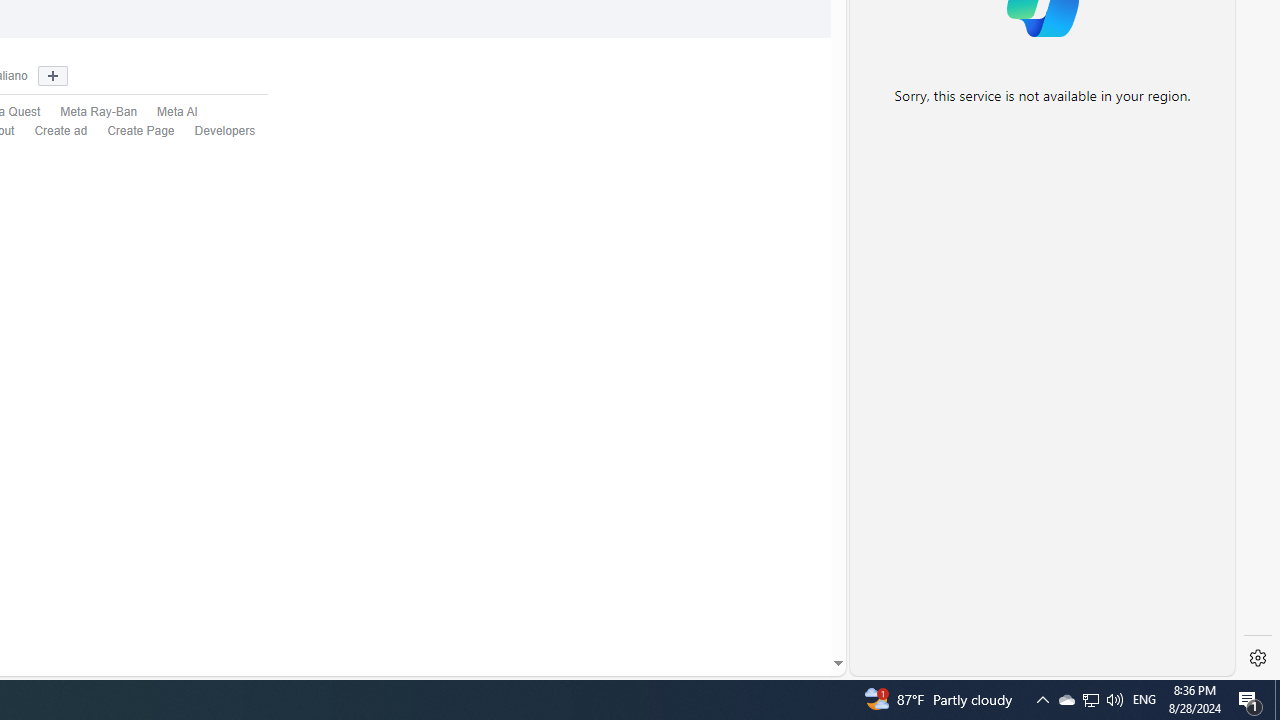  Describe the element at coordinates (140, 131) in the screenshot. I see `'Create Page'` at that location.